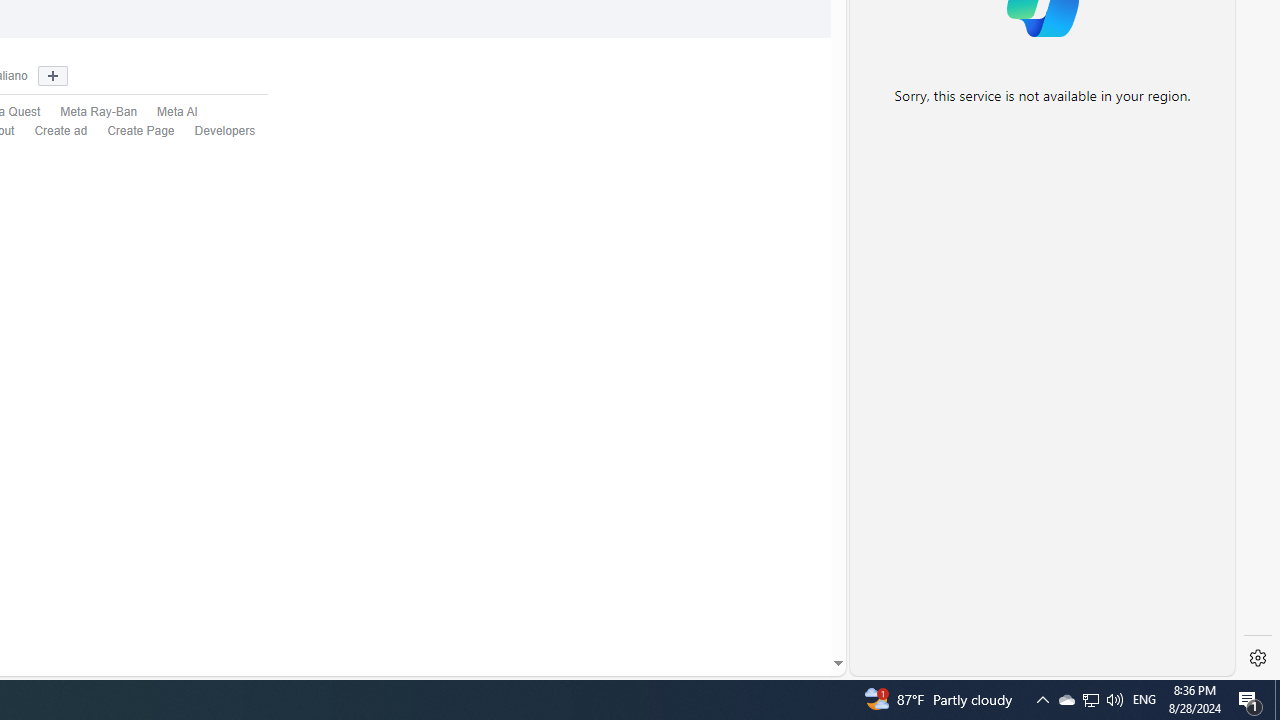  Describe the element at coordinates (140, 131) in the screenshot. I see `'Create Page'` at that location.